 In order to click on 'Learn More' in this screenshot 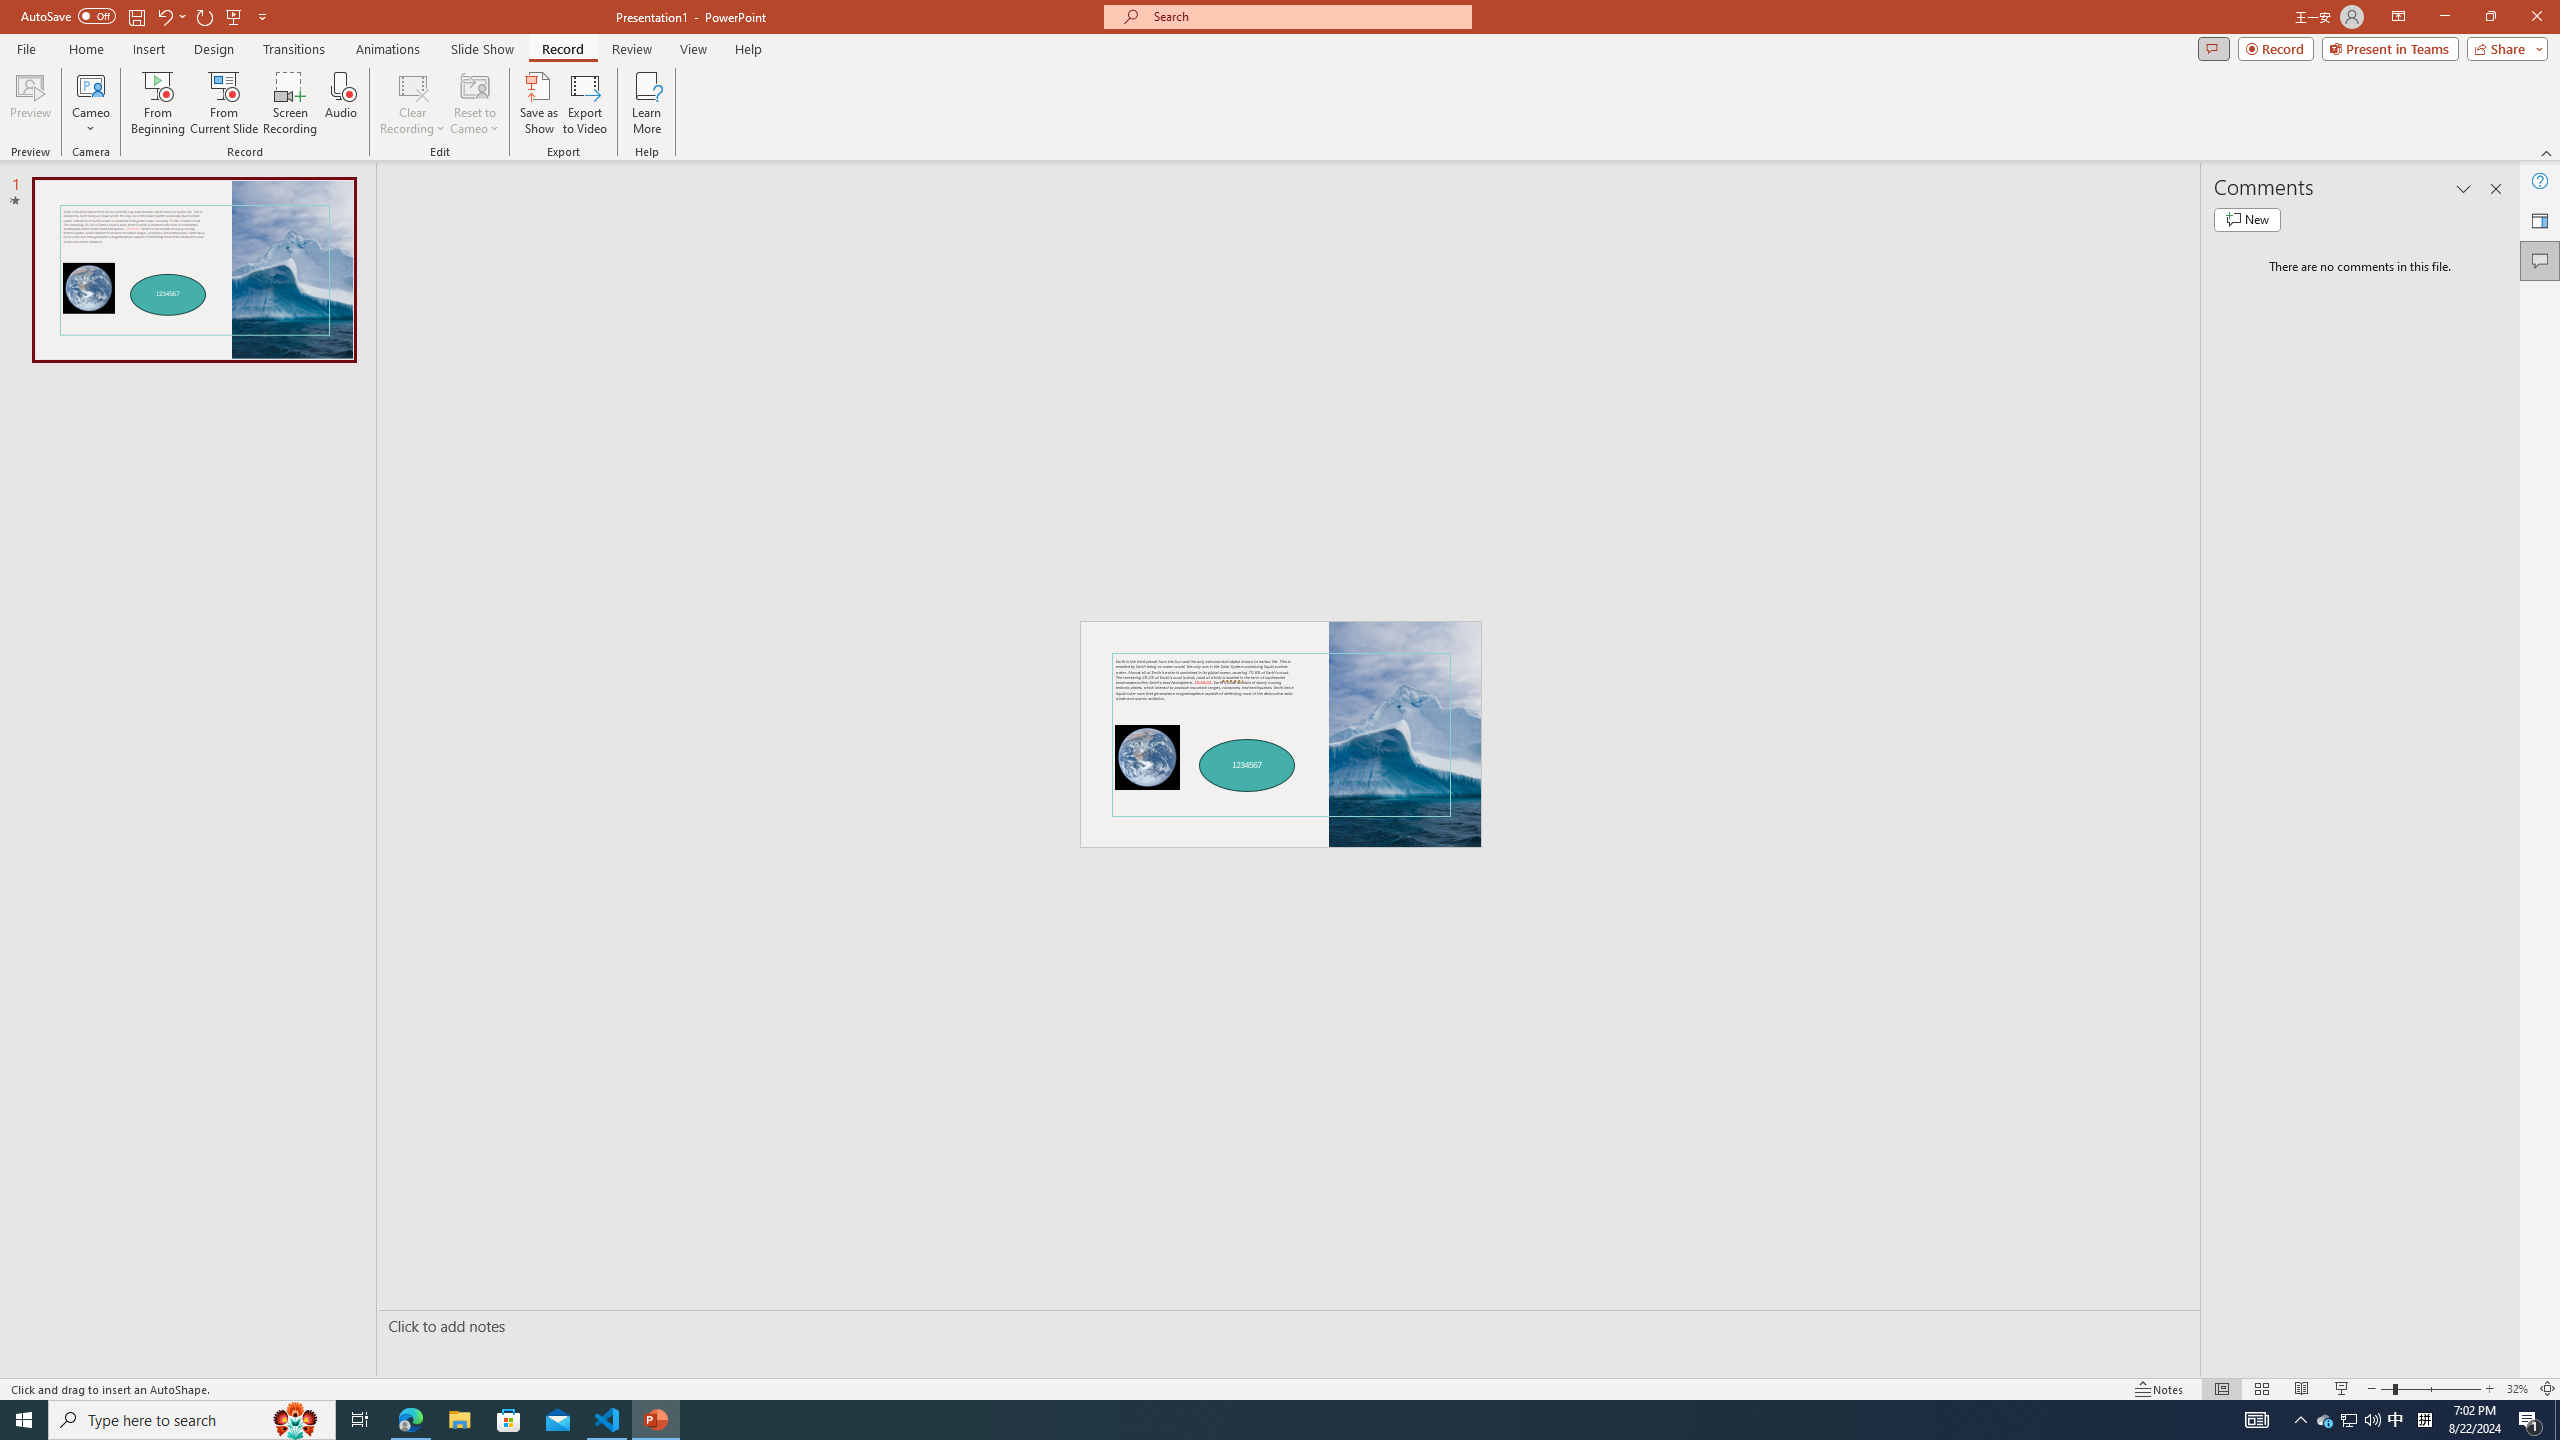, I will do `click(647, 103)`.